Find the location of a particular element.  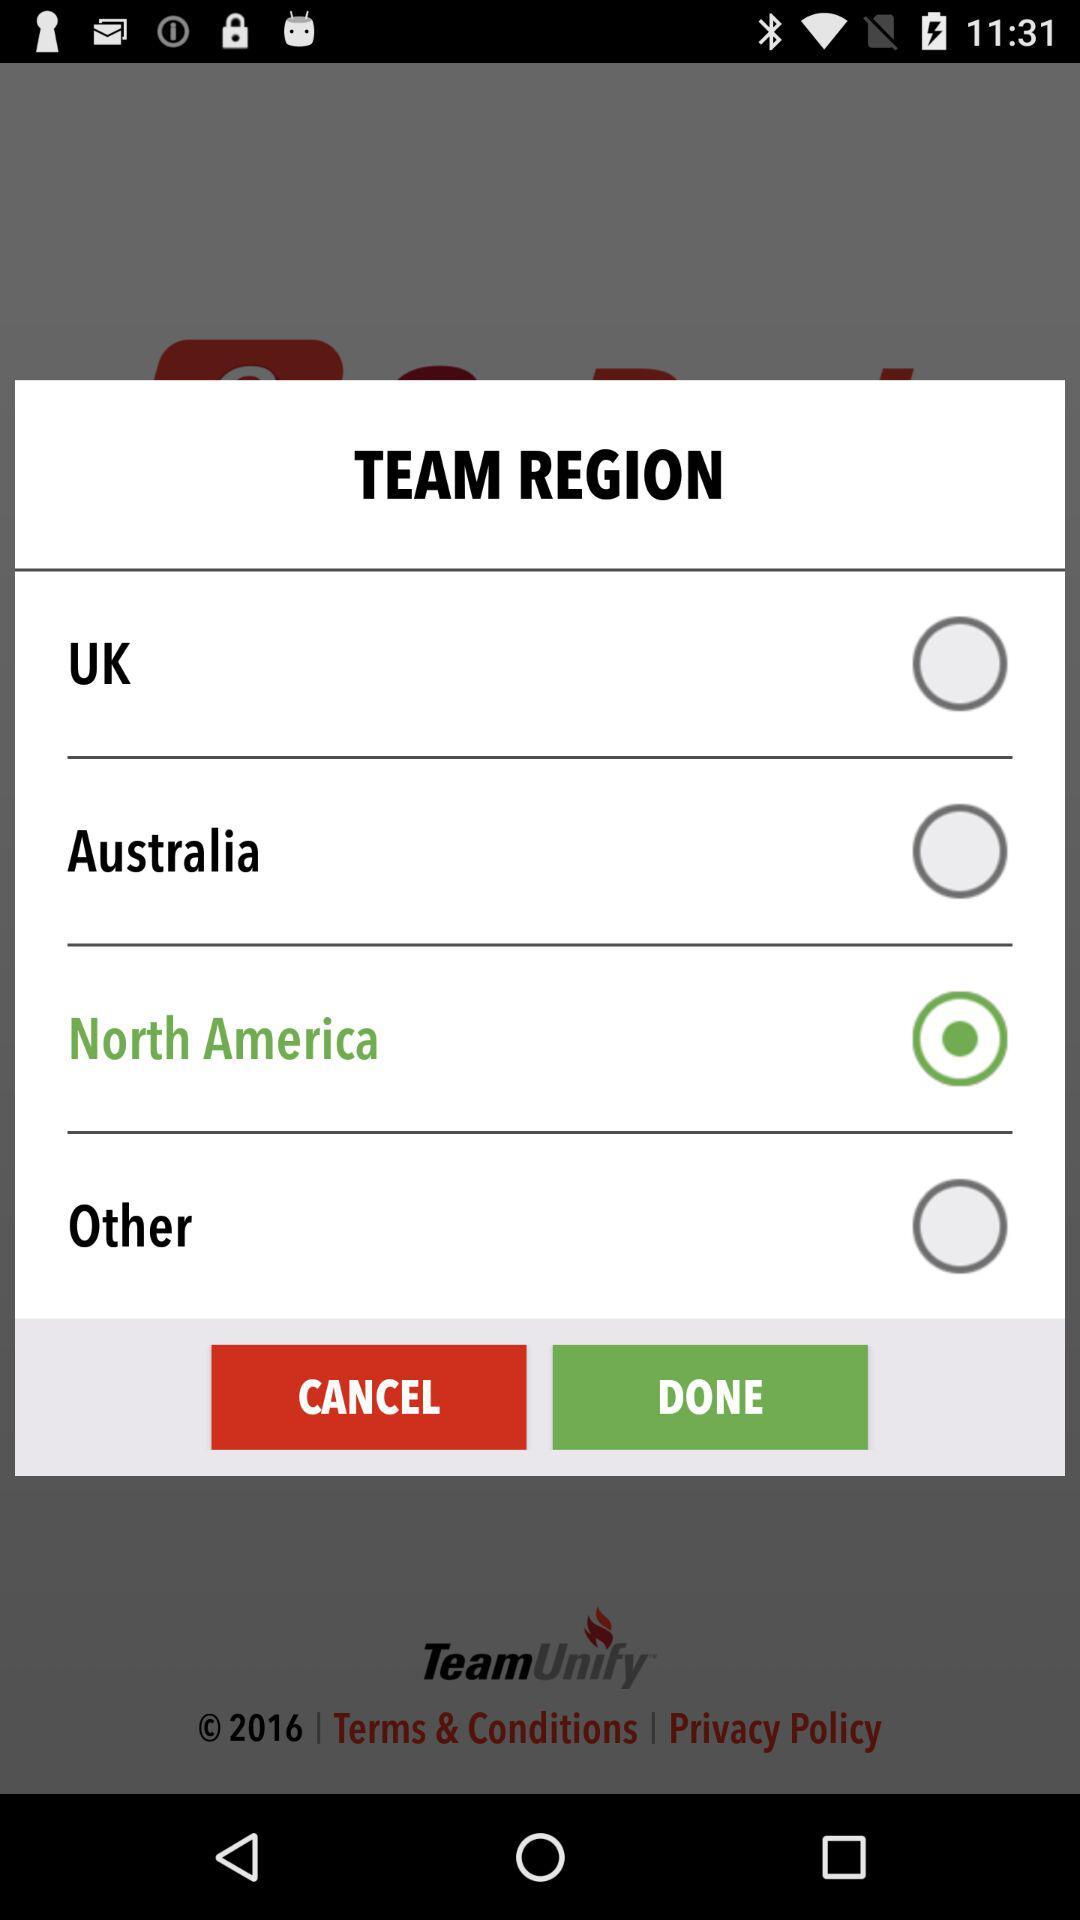

icon below the other is located at coordinates (709, 1396).